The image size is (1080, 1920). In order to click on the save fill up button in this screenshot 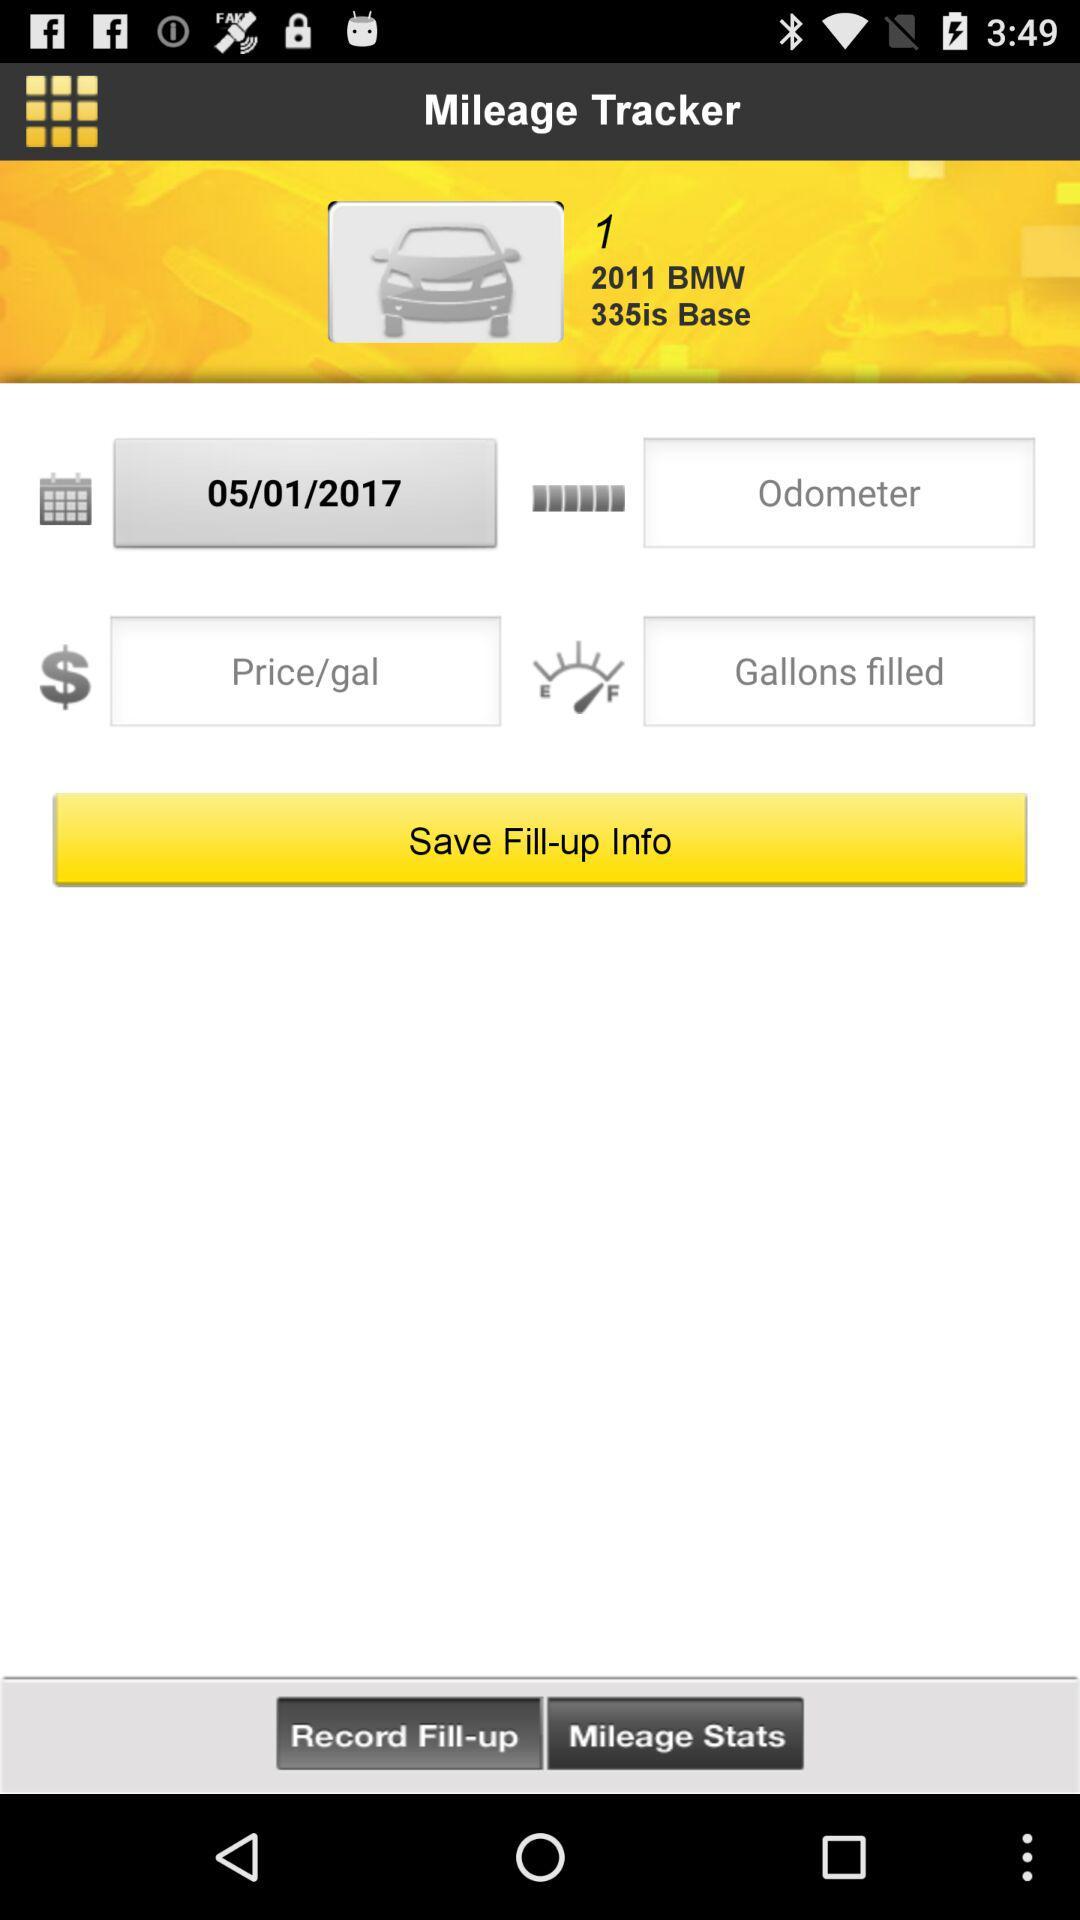, I will do `click(540, 840)`.